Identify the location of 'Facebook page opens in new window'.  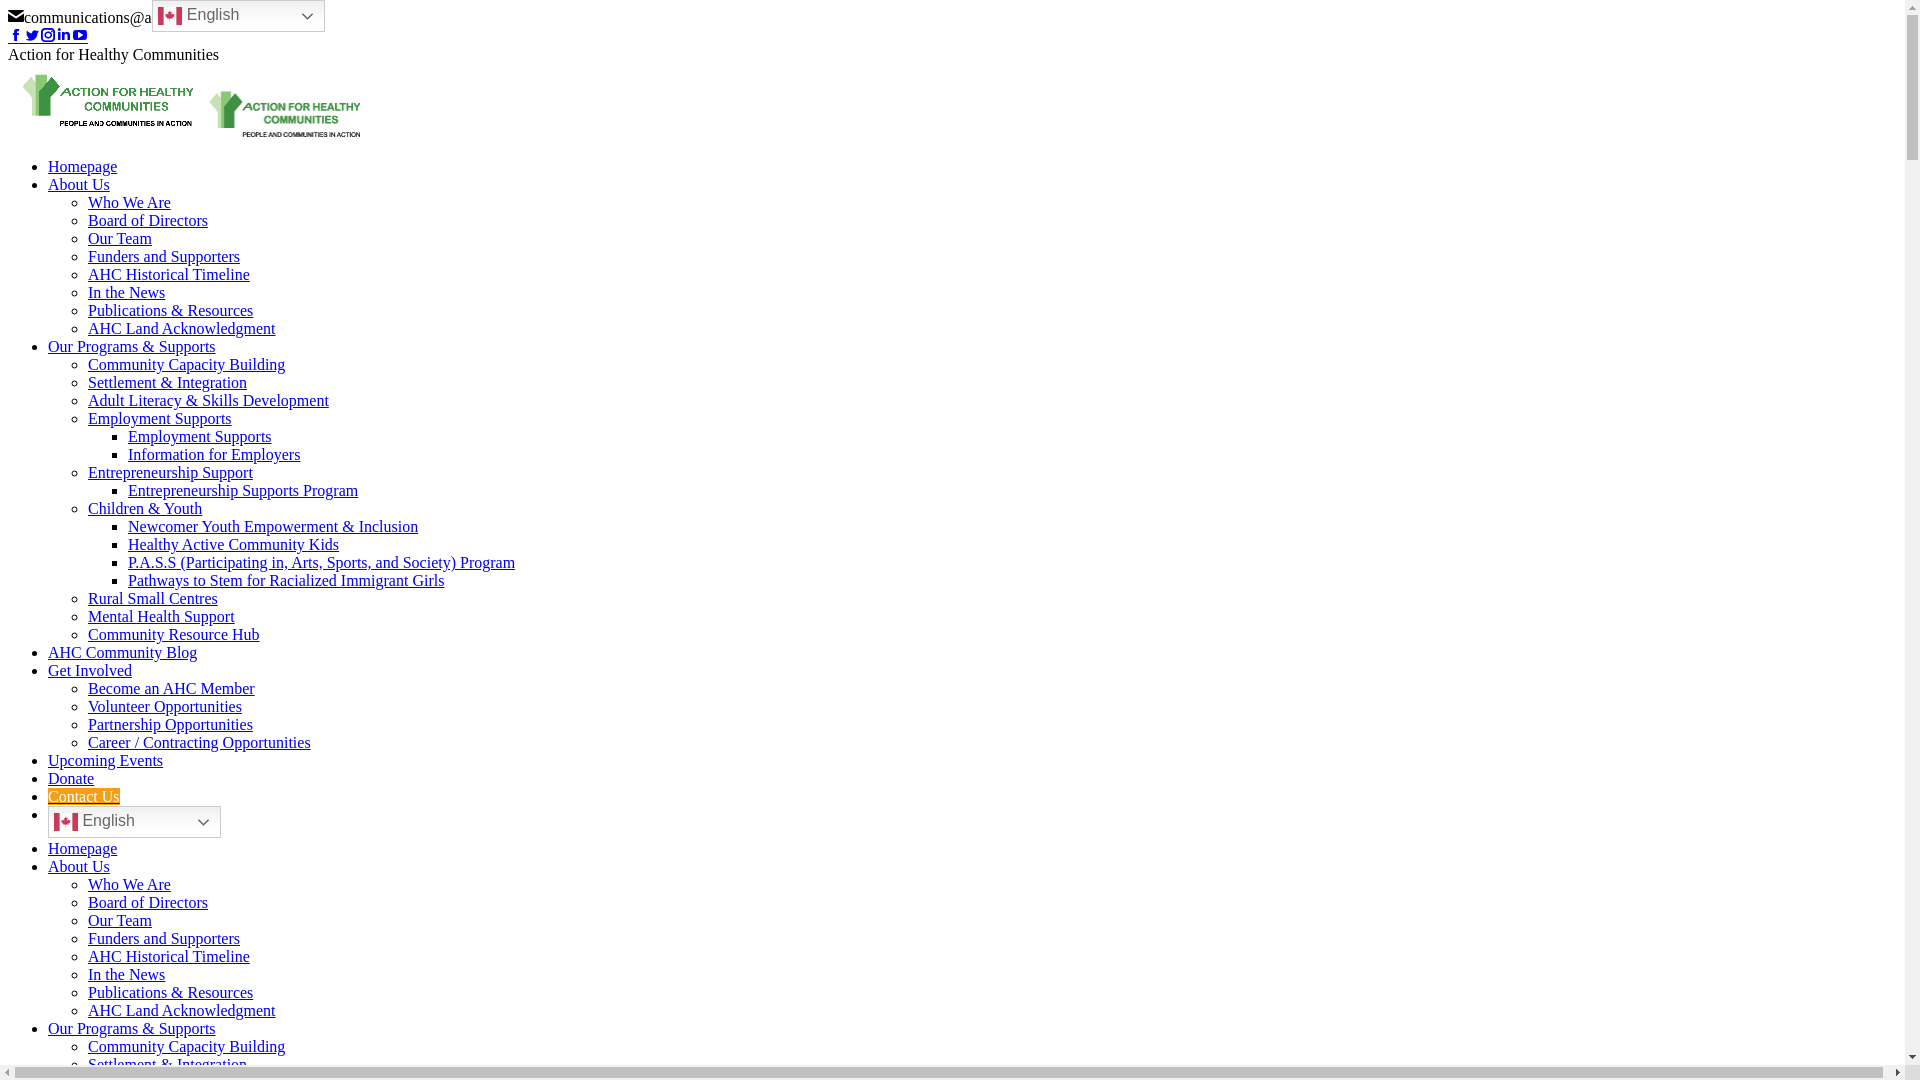
(15, 36).